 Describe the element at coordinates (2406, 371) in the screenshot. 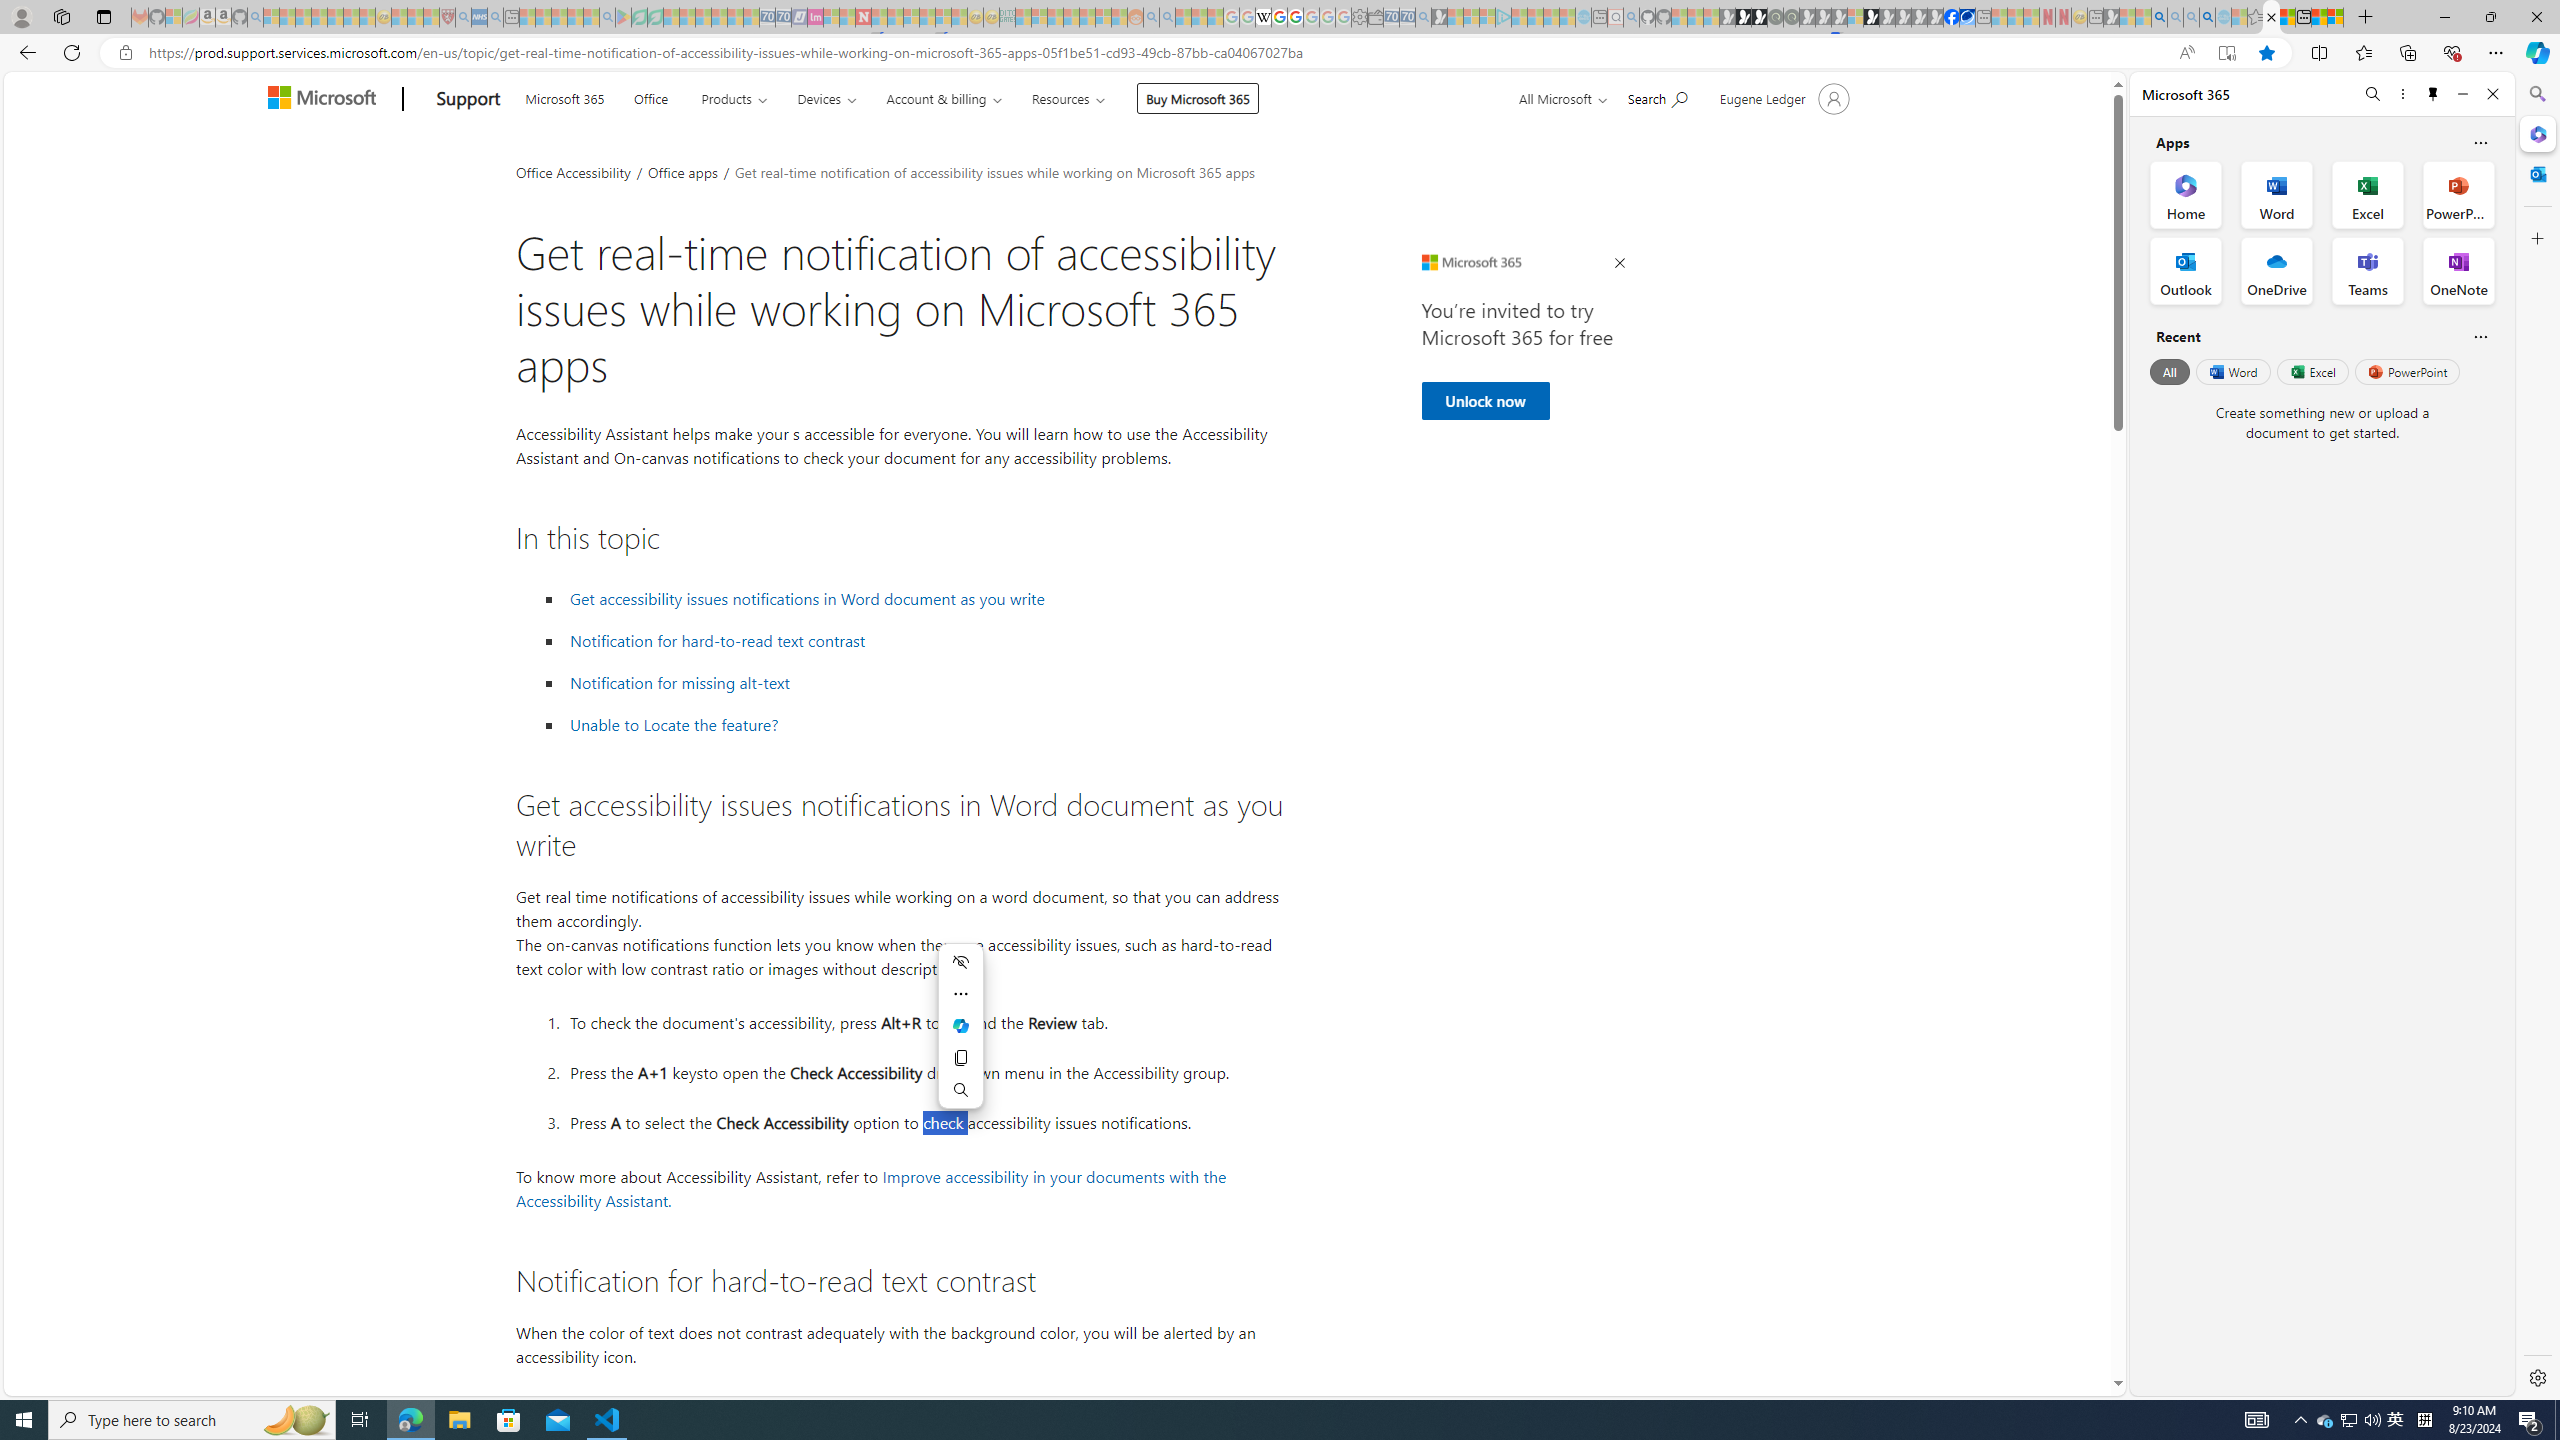

I see `'PowerPoint'` at that location.